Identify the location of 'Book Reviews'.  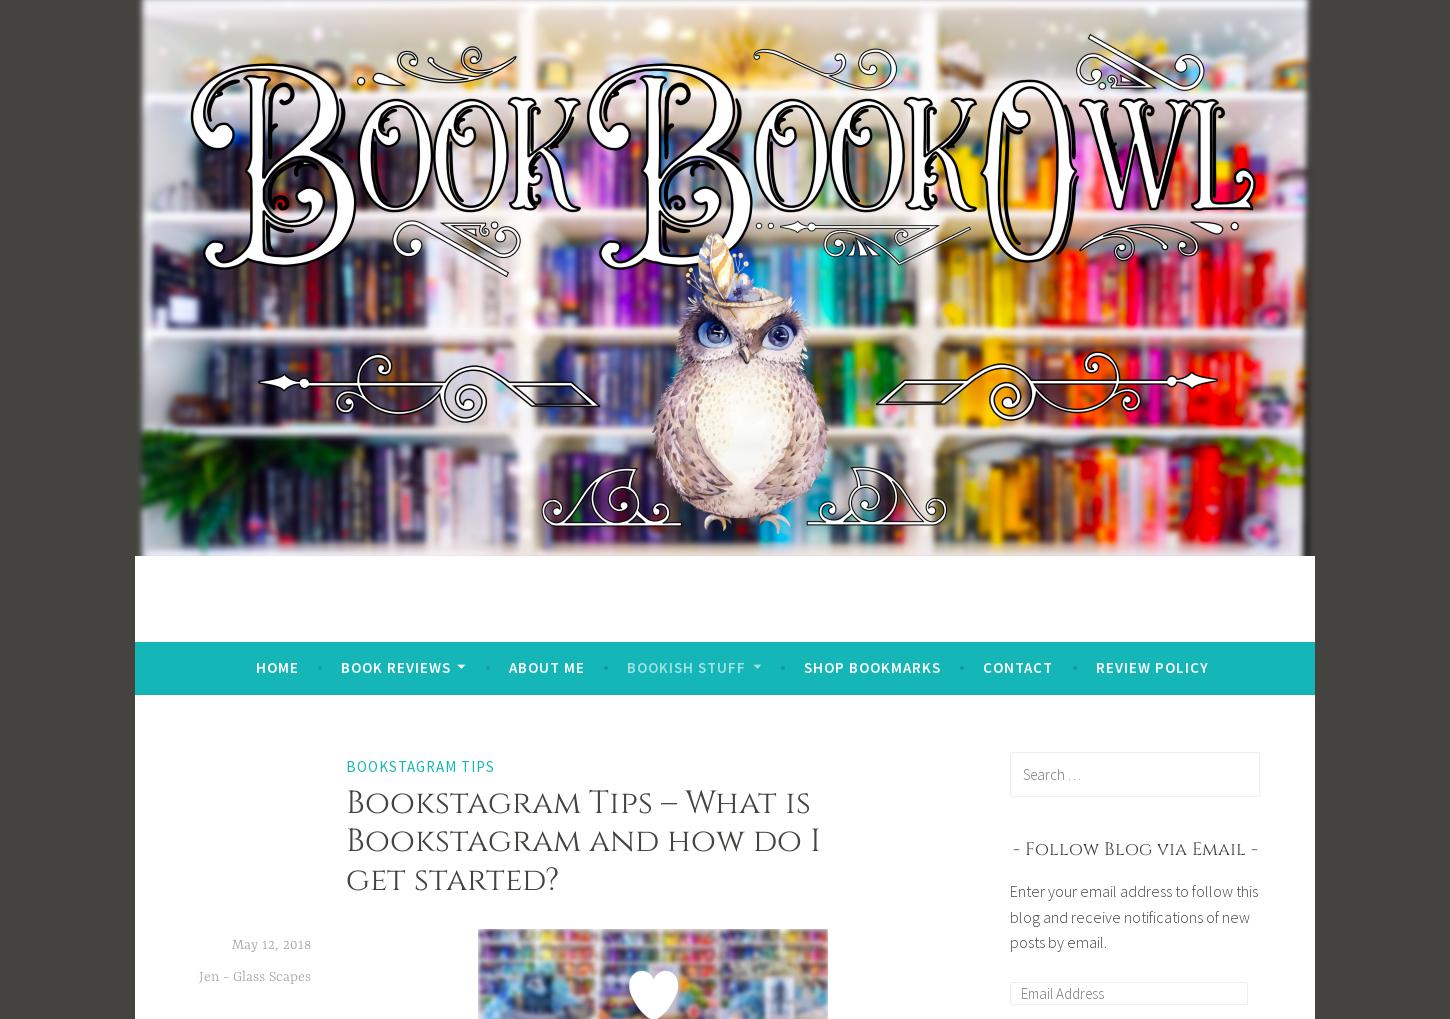
(394, 665).